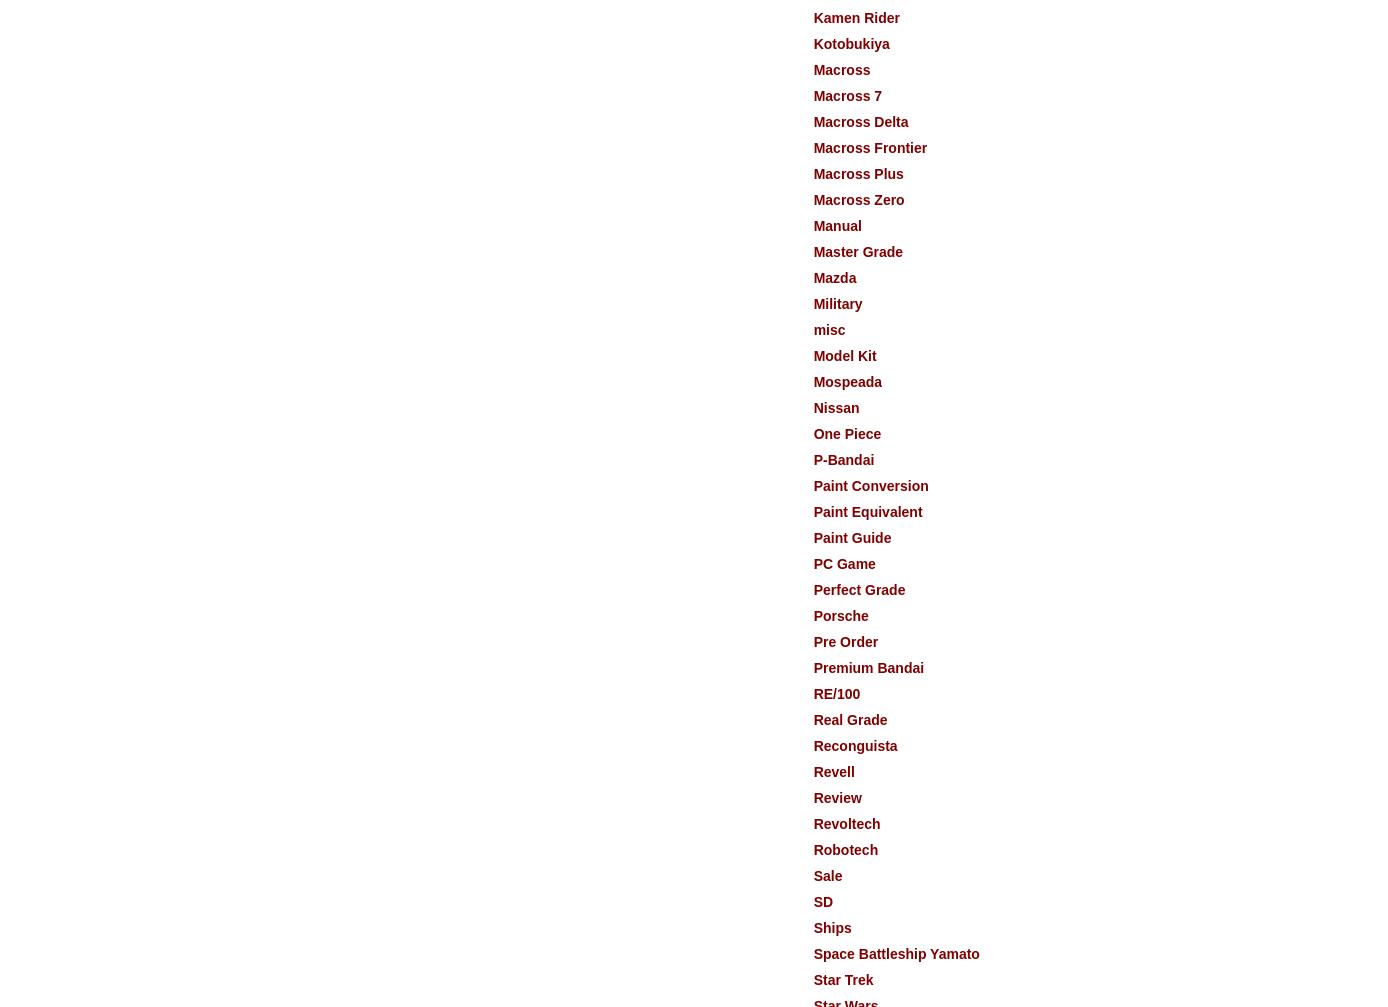  What do you see at coordinates (812, 485) in the screenshot?
I see `'Paint Conversion'` at bounding box center [812, 485].